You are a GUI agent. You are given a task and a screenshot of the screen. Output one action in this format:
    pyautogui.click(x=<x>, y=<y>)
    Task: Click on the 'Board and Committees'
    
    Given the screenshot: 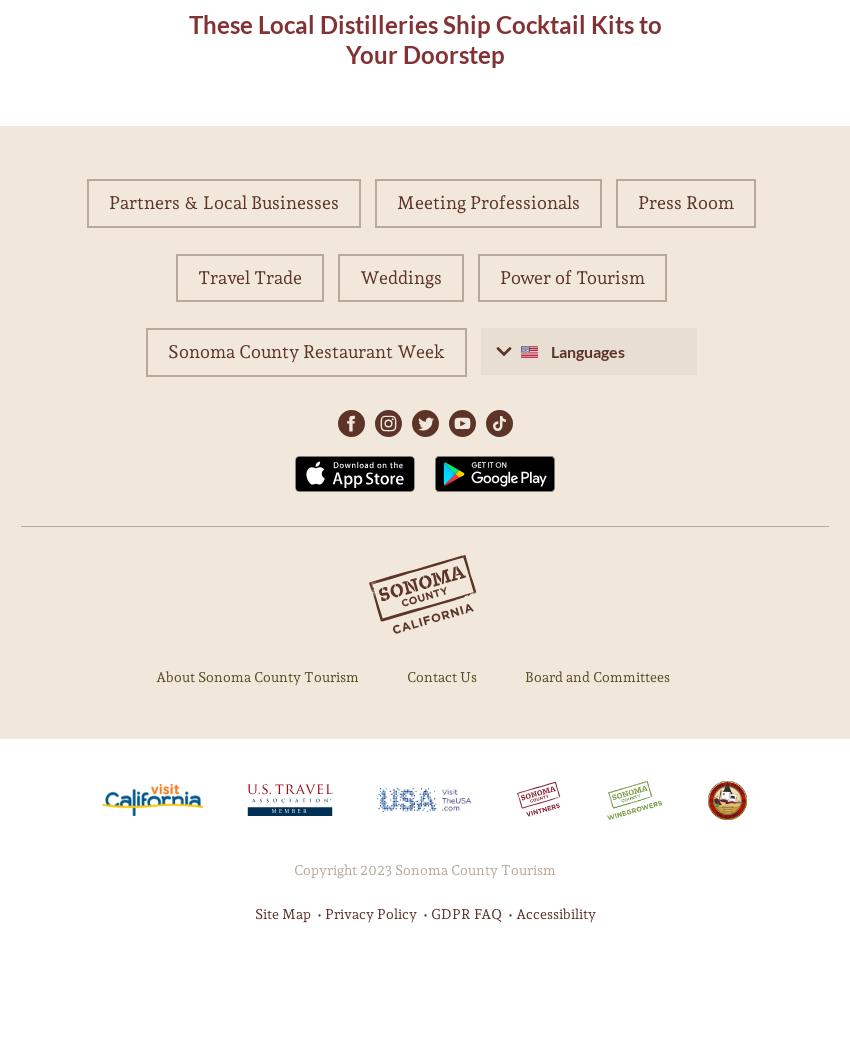 What is the action you would take?
    pyautogui.click(x=596, y=675)
    